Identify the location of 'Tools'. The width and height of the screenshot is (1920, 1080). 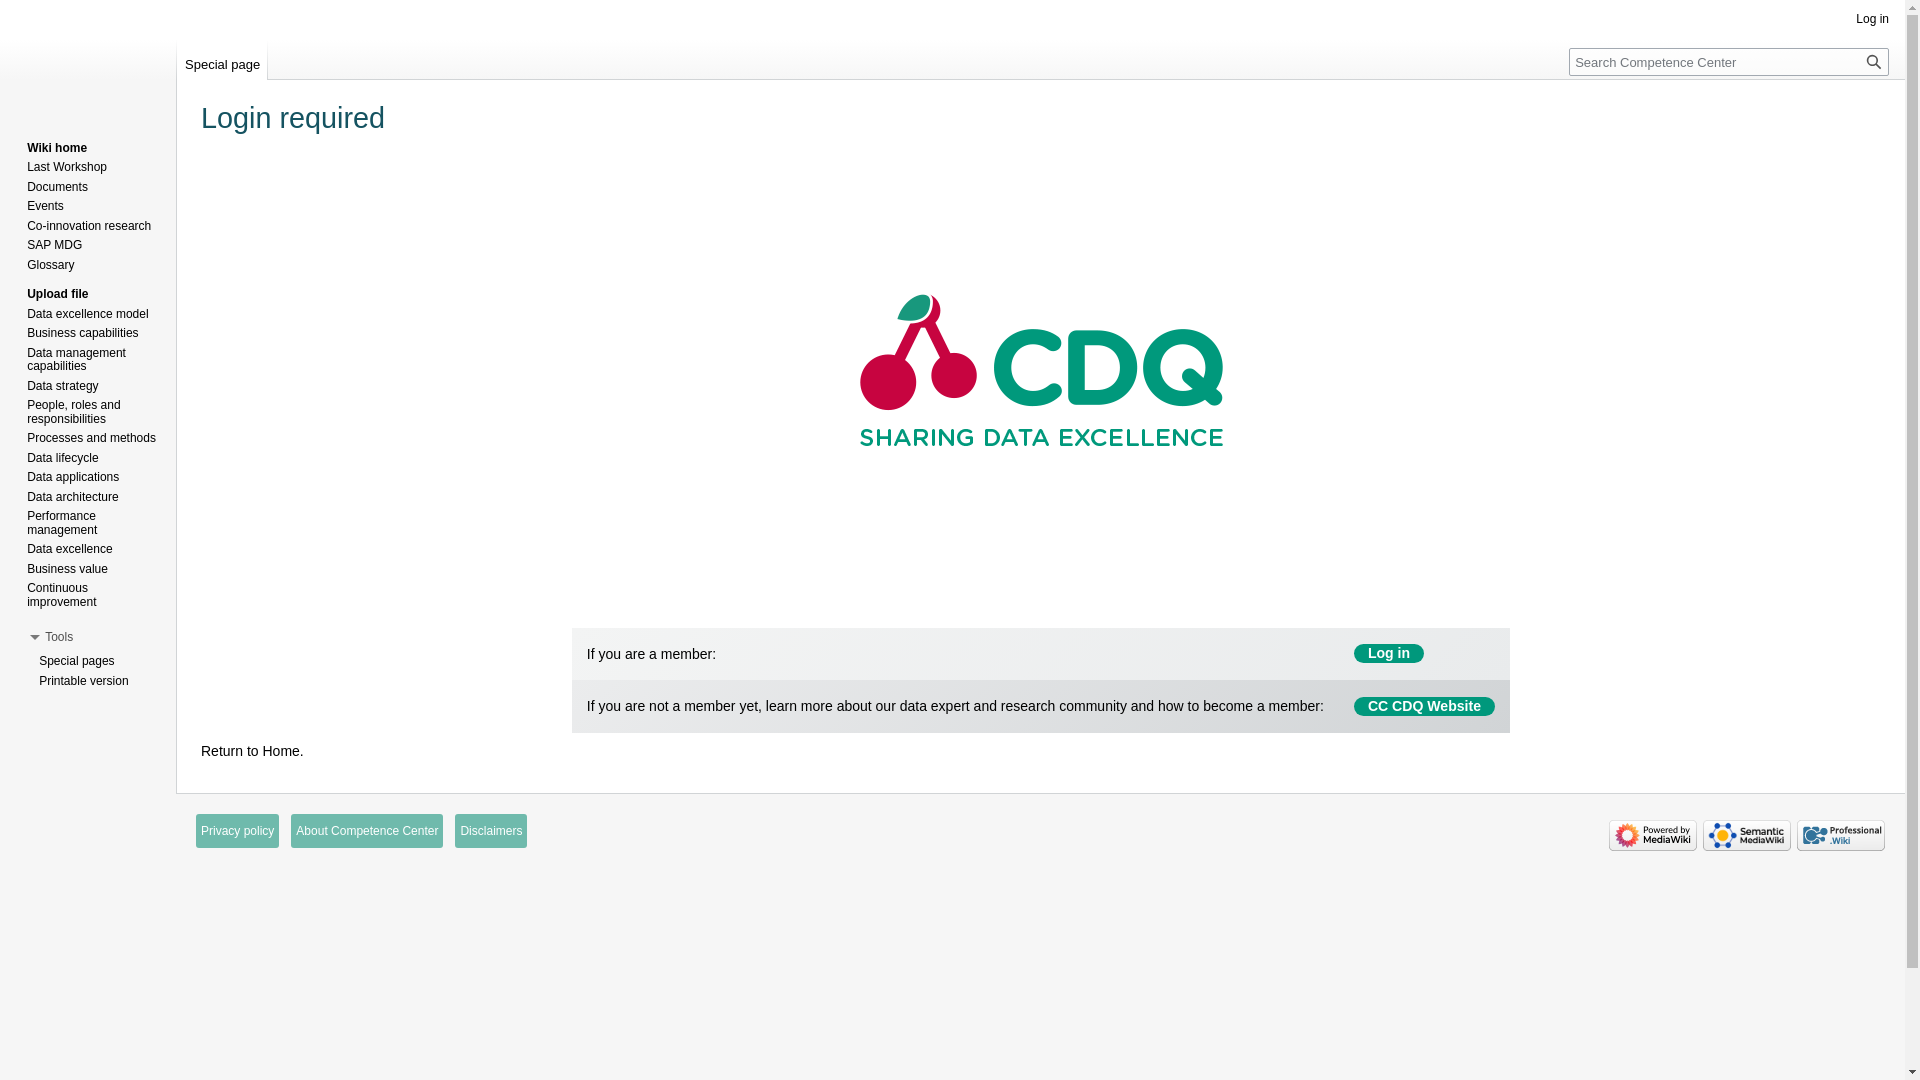
(58, 636).